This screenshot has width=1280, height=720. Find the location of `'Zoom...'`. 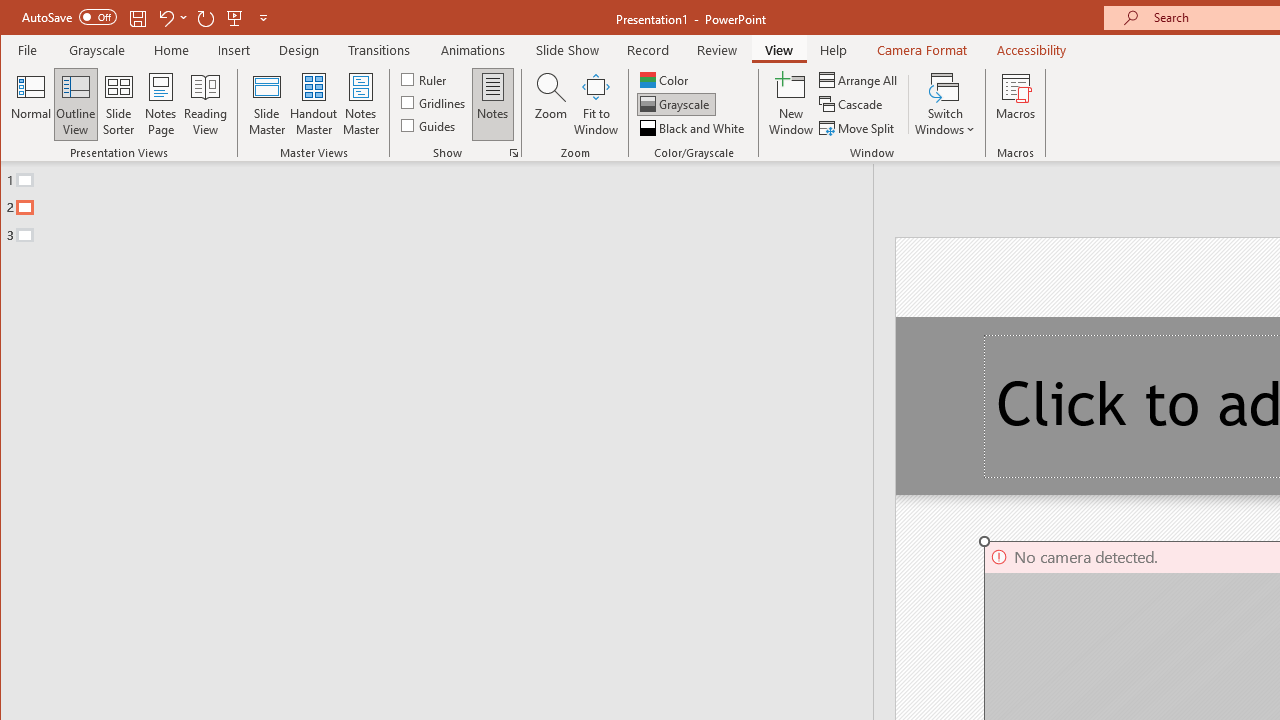

'Zoom...' is located at coordinates (551, 104).